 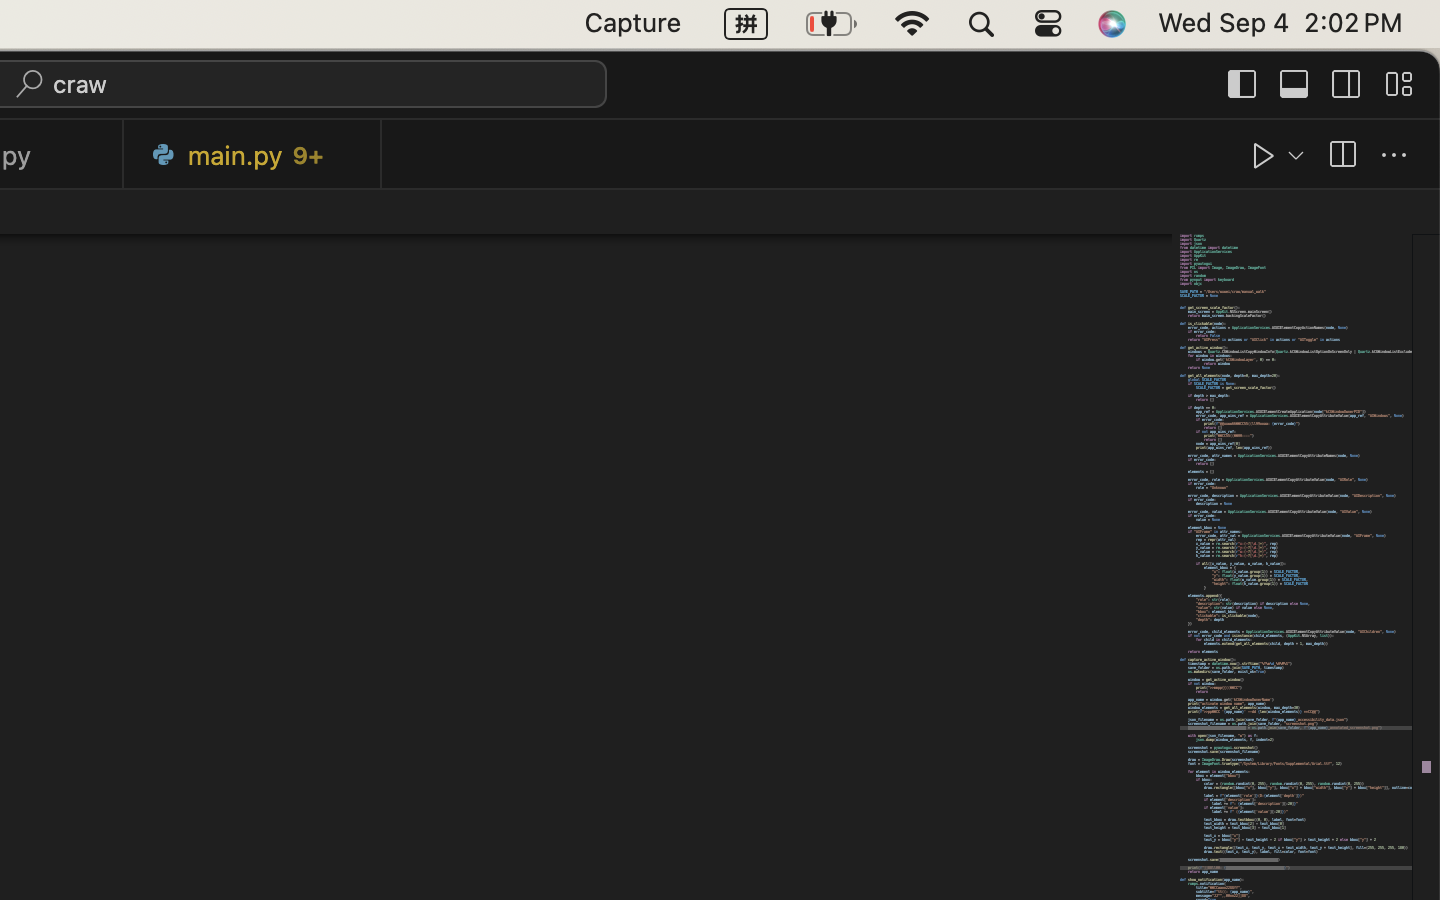 I want to click on '', so click(x=1294, y=82).